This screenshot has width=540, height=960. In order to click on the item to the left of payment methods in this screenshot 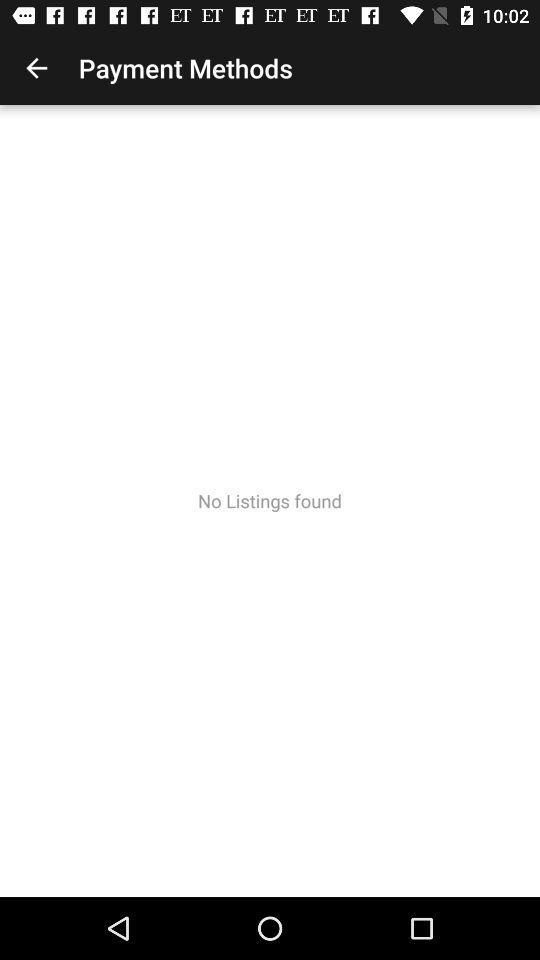, I will do `click(36, 68)`.